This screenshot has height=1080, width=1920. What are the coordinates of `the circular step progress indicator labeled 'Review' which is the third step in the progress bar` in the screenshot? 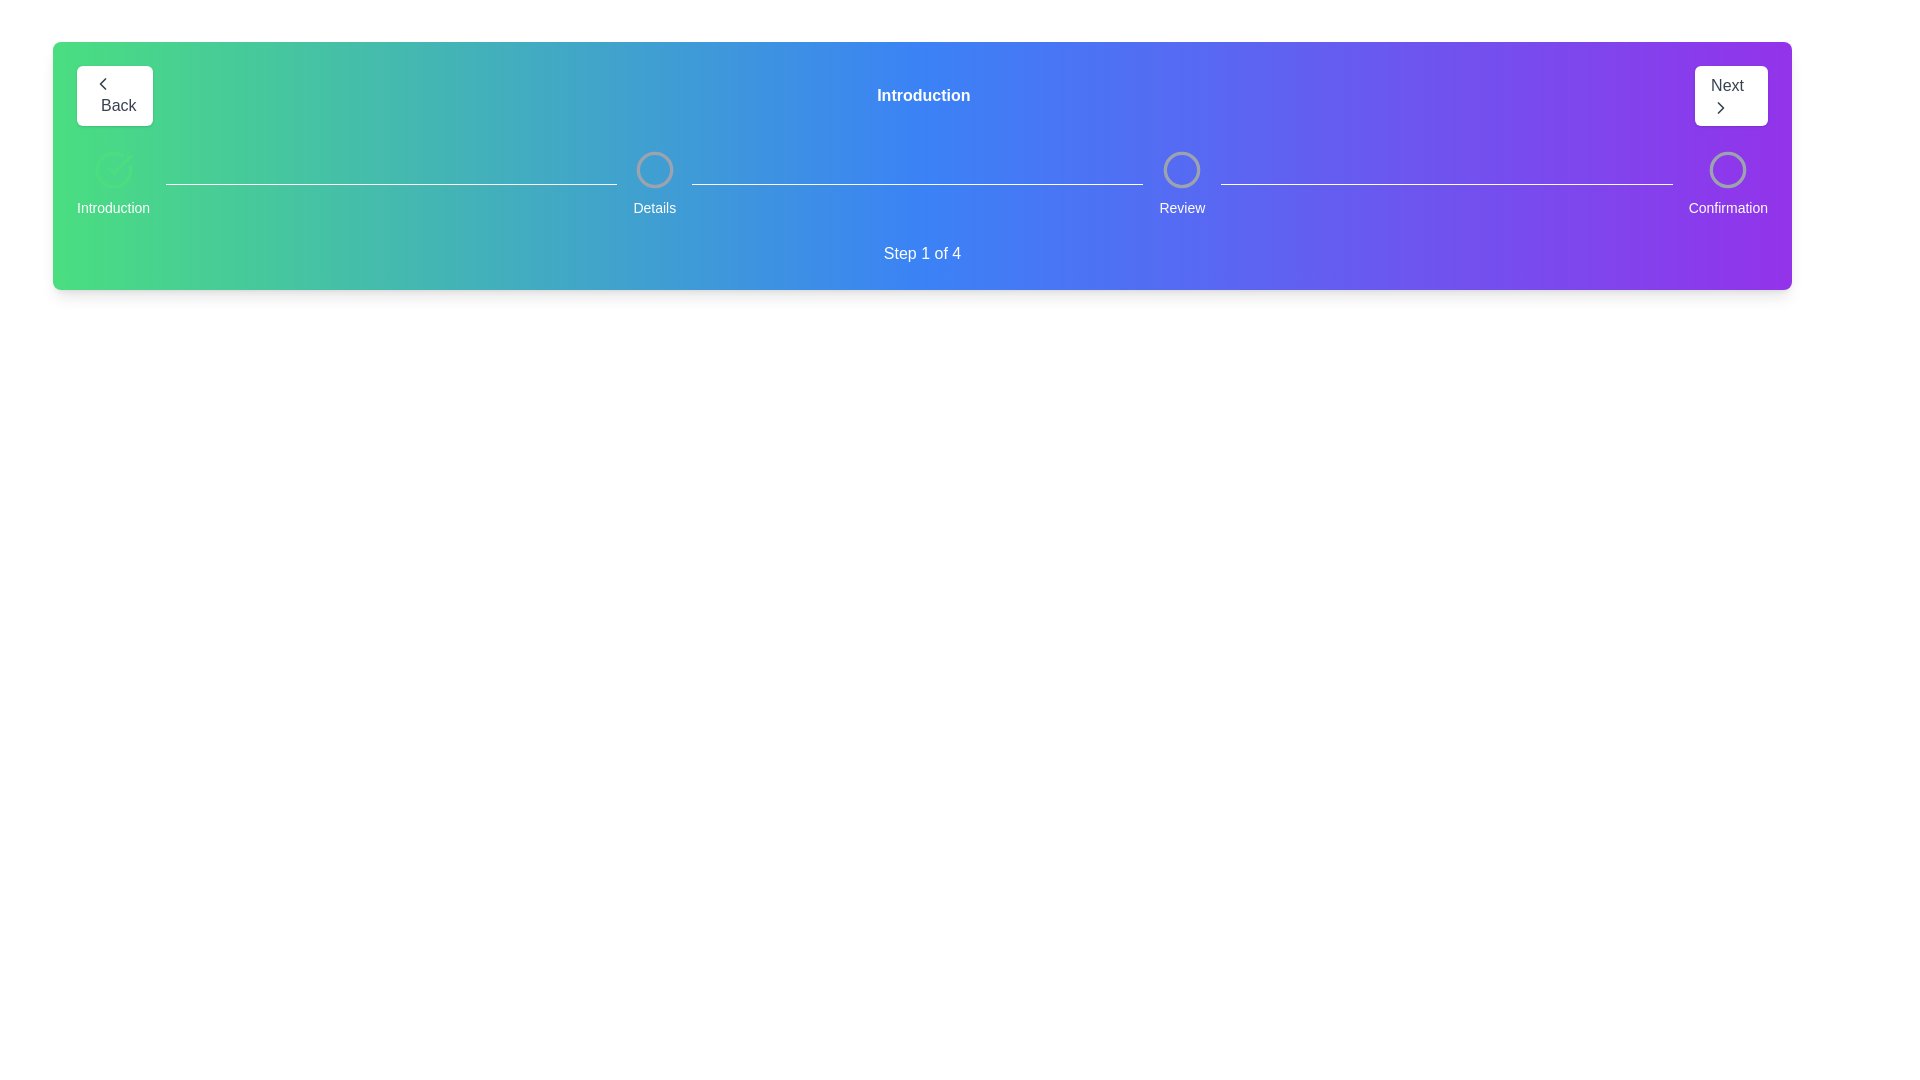 It's located at (1182, 168).